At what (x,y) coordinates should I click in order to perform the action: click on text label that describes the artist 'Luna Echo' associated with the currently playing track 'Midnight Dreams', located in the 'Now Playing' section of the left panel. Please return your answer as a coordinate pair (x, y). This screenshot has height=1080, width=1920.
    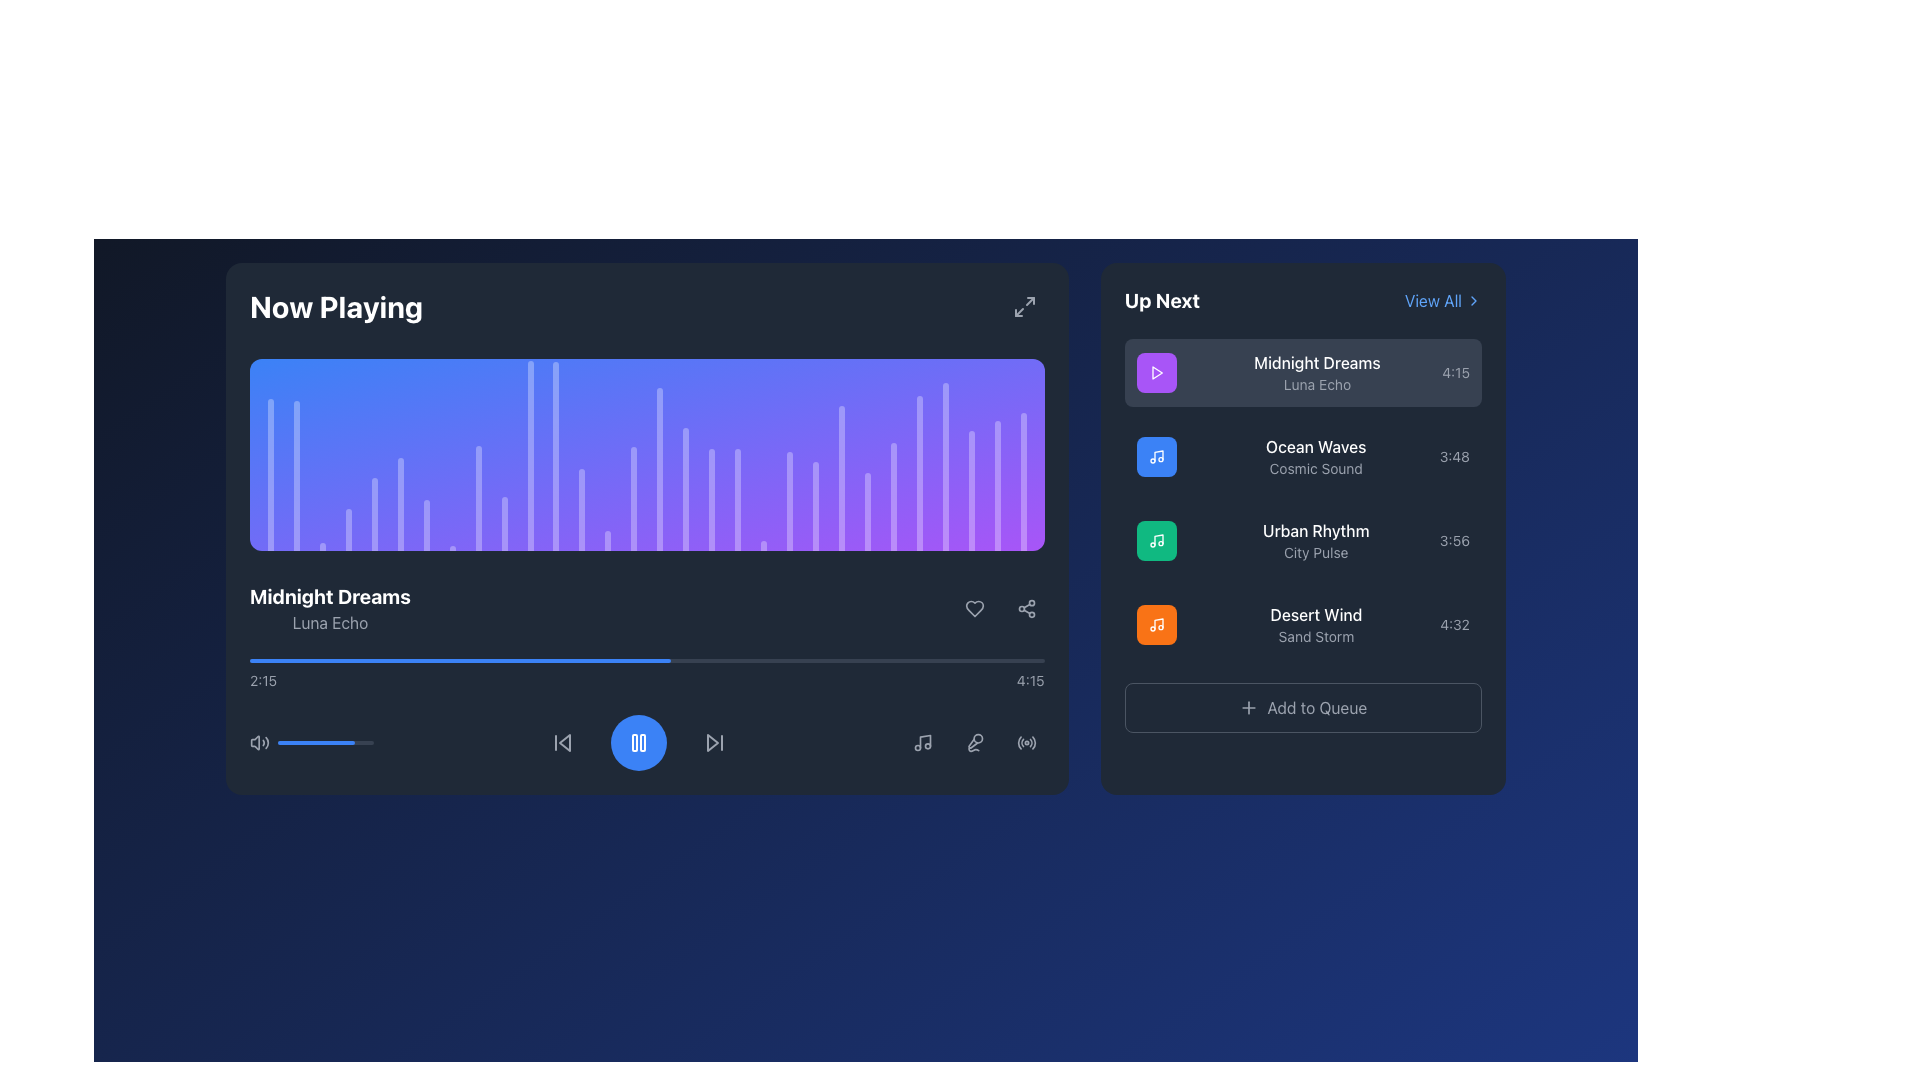
    Looking at the image, I should click on (330, 622).